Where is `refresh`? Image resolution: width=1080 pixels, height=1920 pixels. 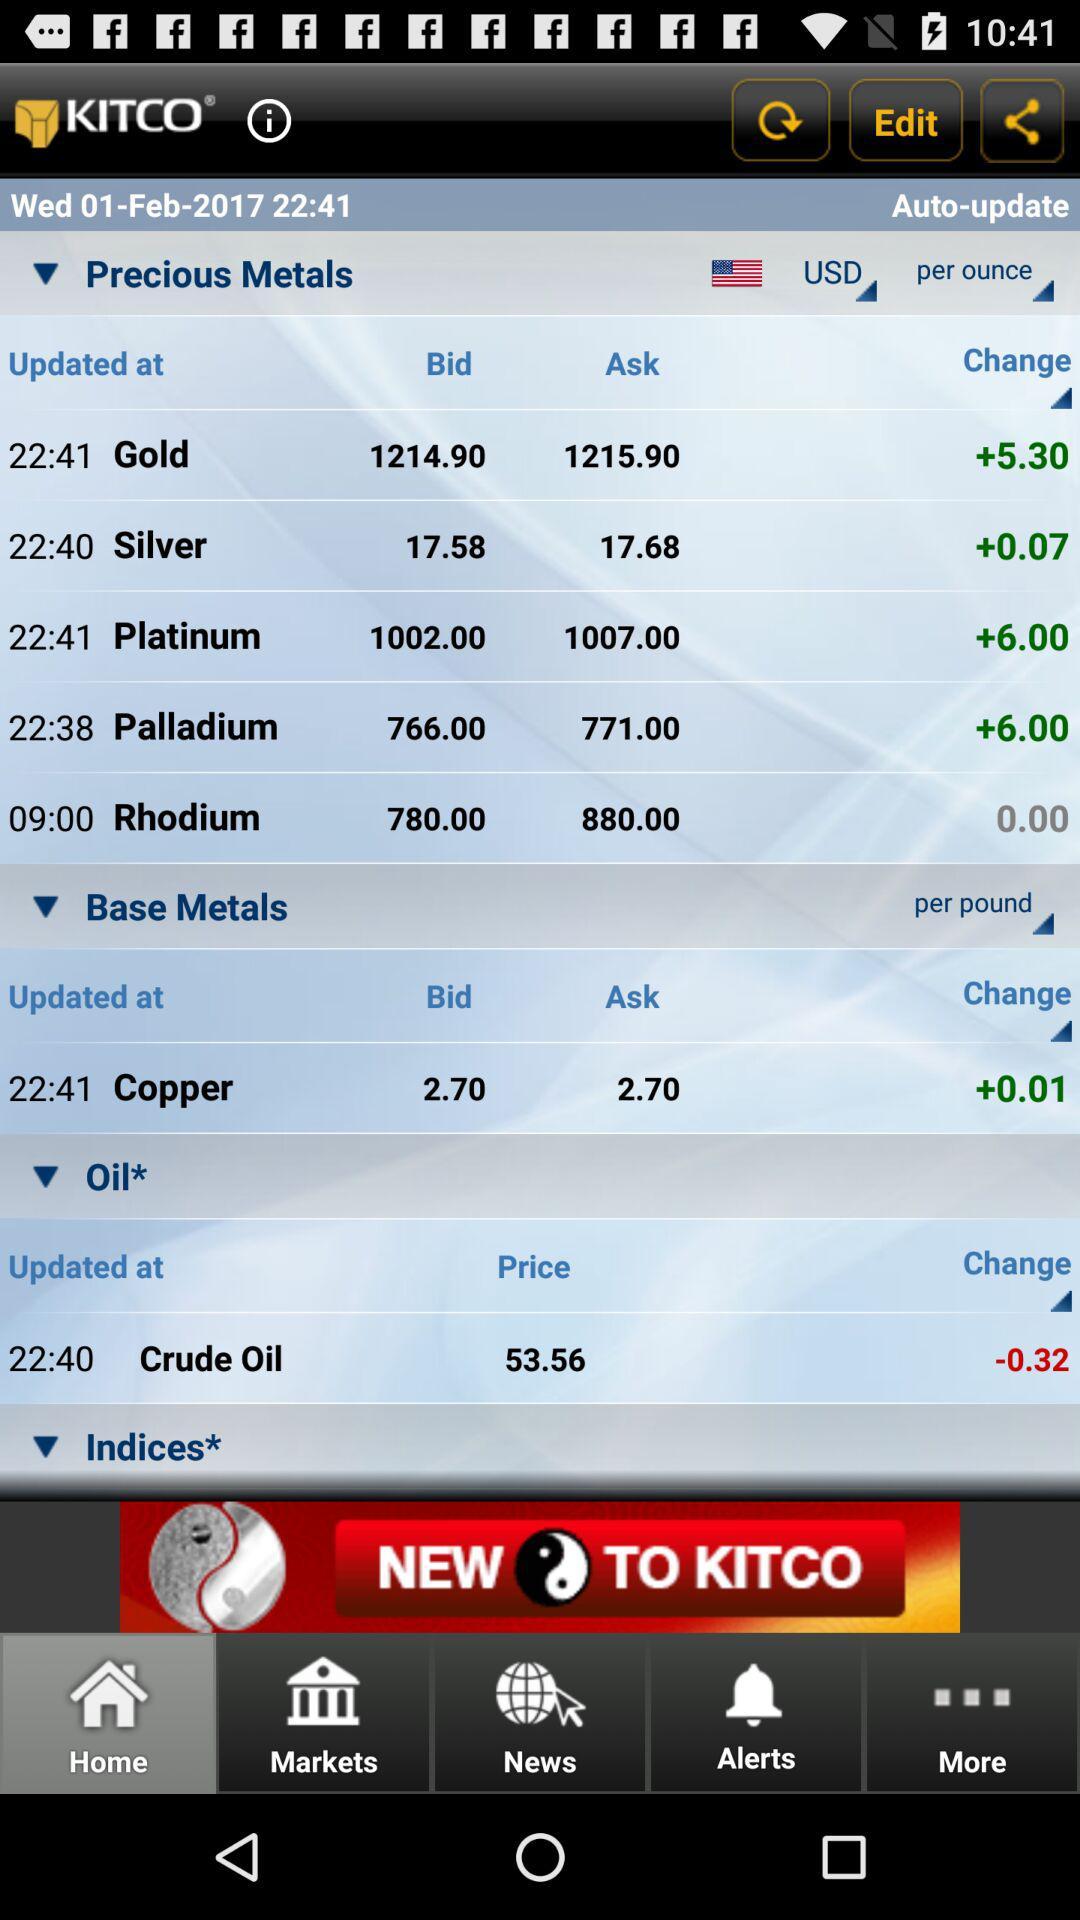
refresh is located at coordinates (778, 119).